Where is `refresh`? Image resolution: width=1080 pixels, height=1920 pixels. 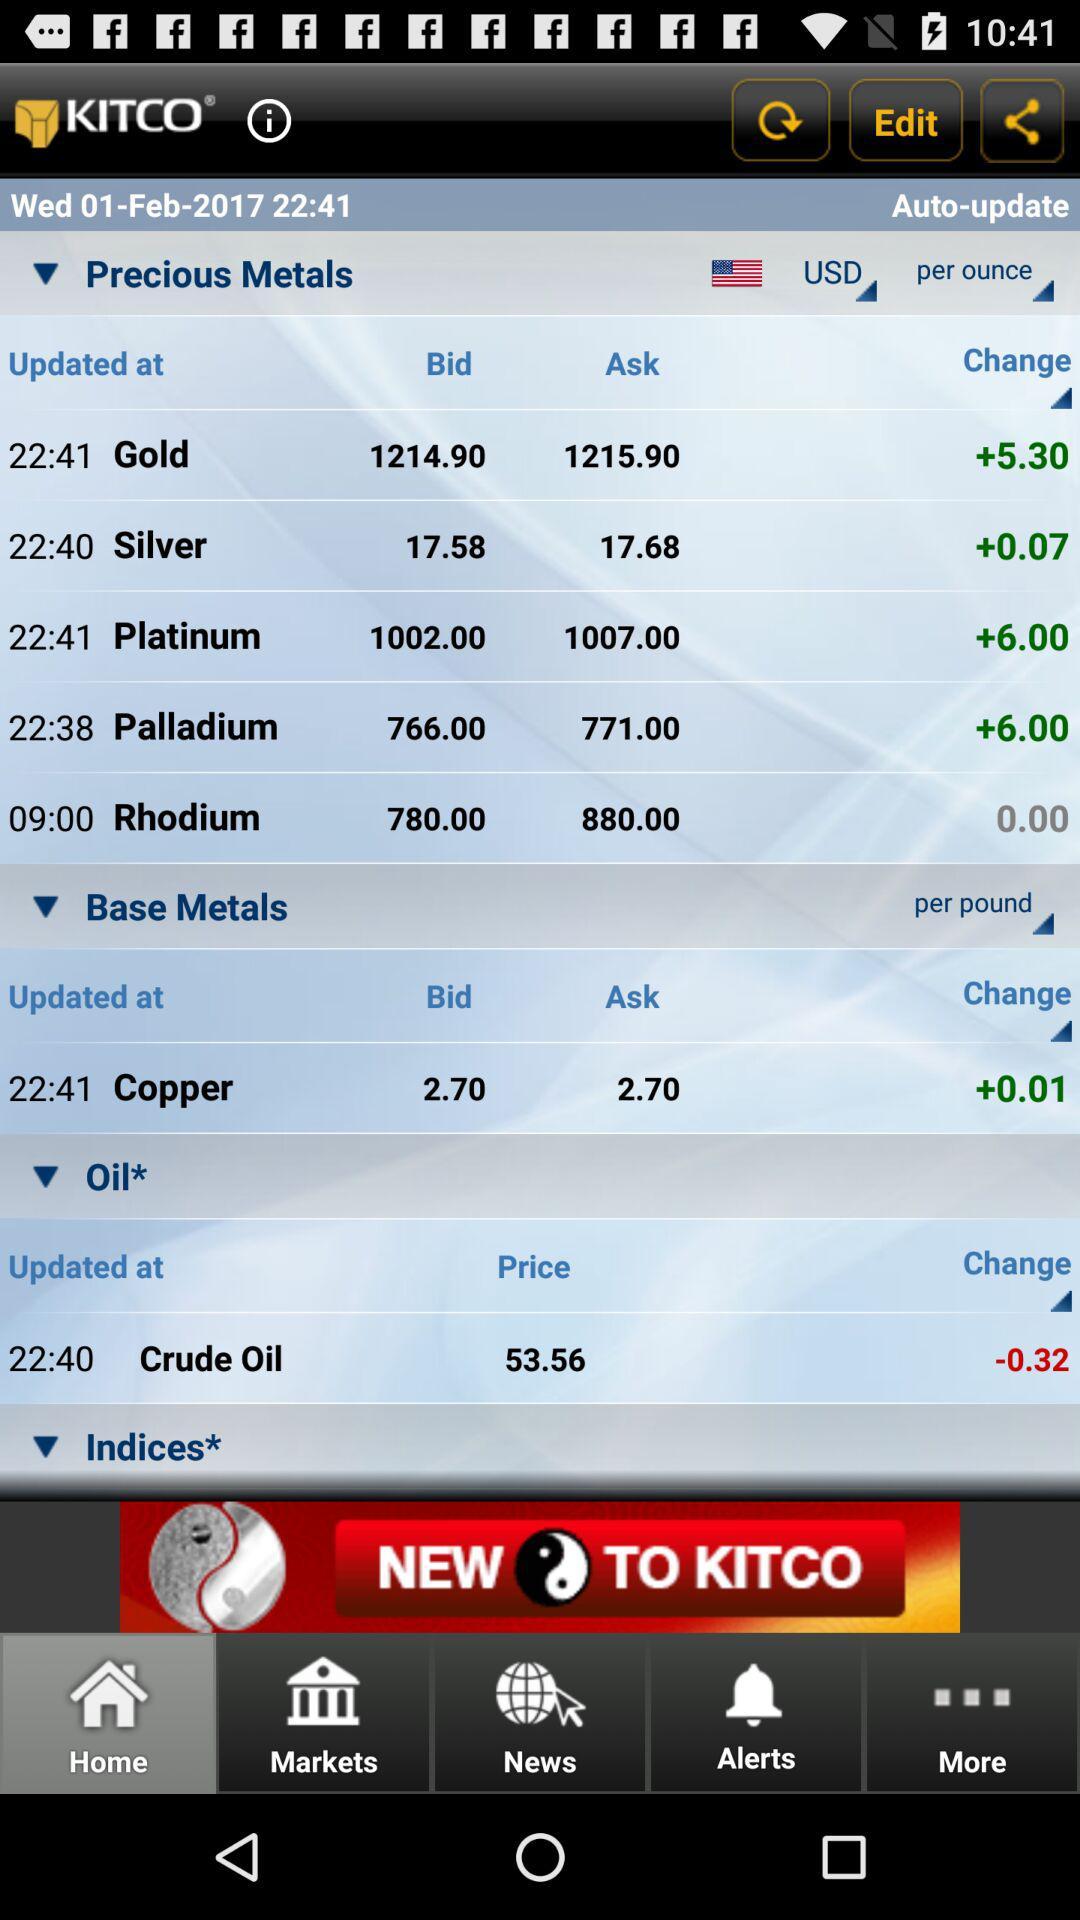
refresh is located at coordinates (778, 119).